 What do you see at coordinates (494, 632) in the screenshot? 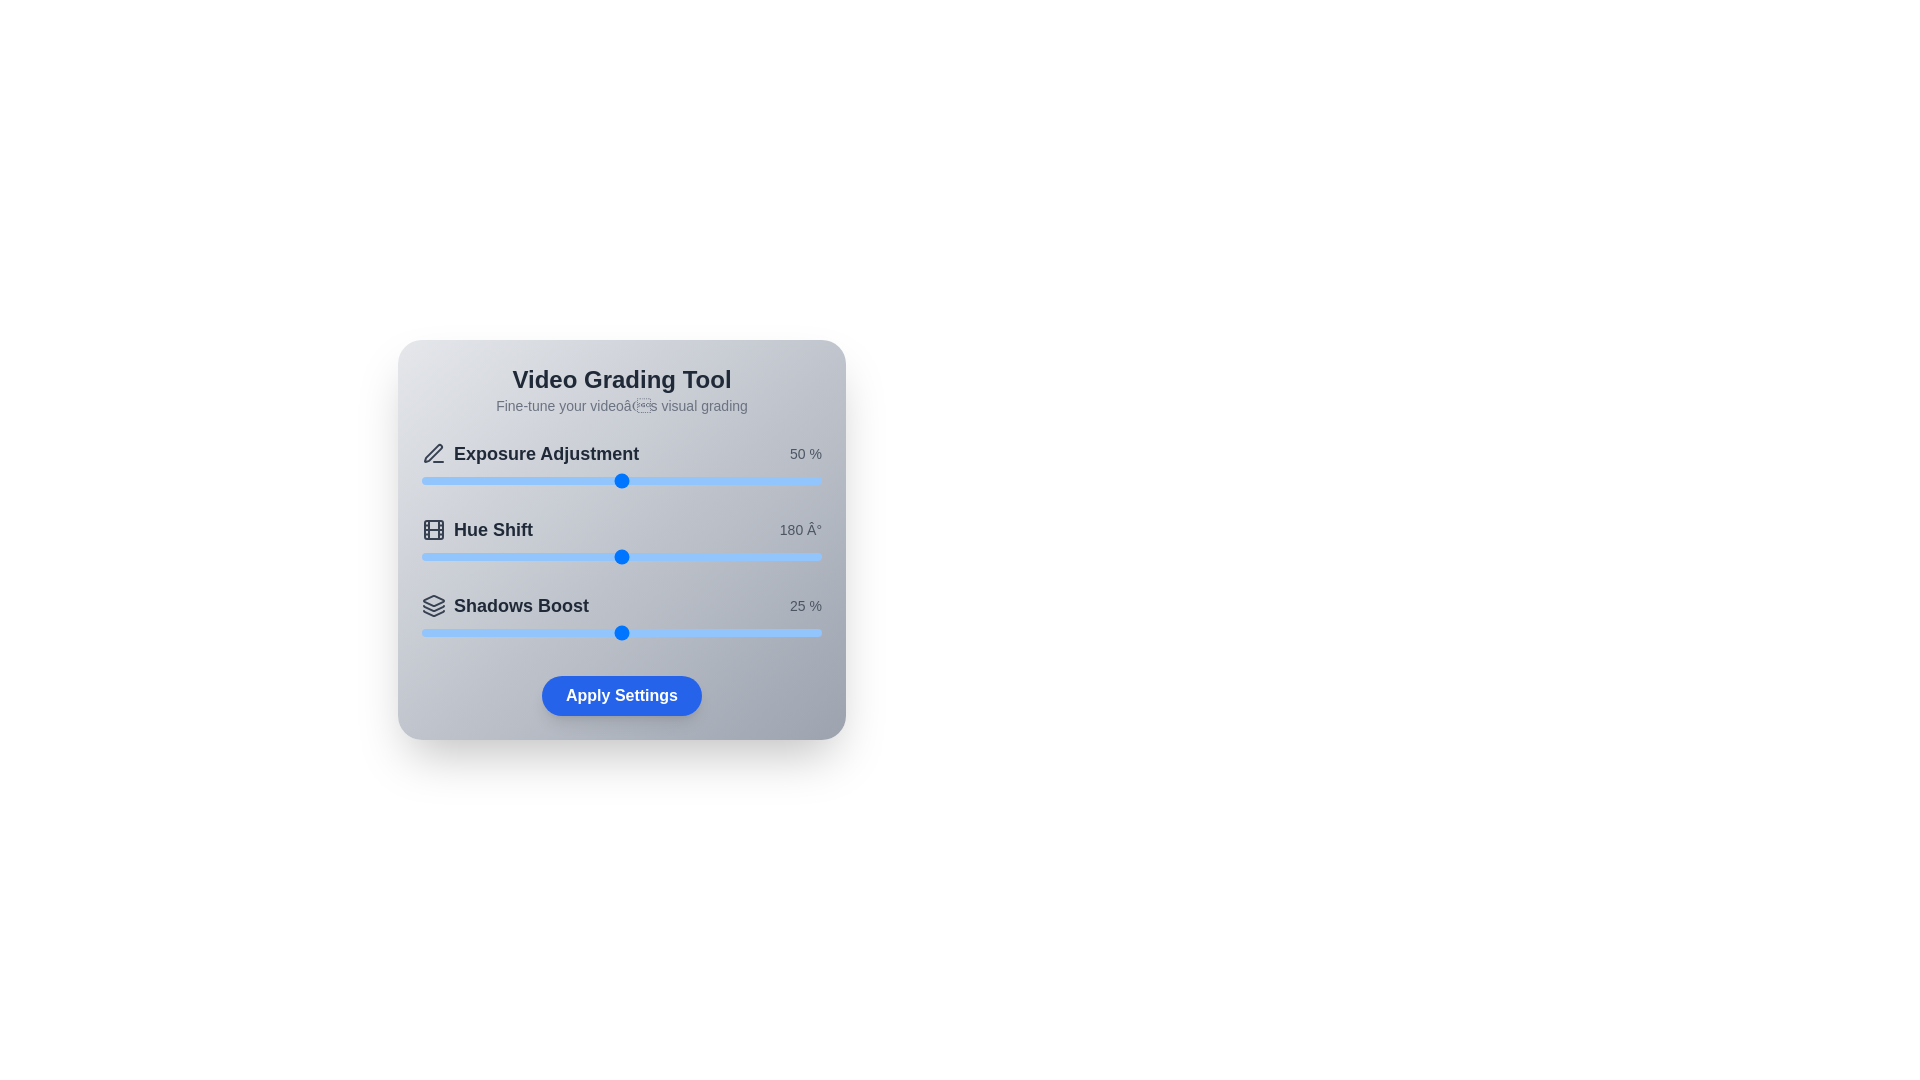
I see `the 'Shadows Boost' slider` at bounding box center [494, 632].